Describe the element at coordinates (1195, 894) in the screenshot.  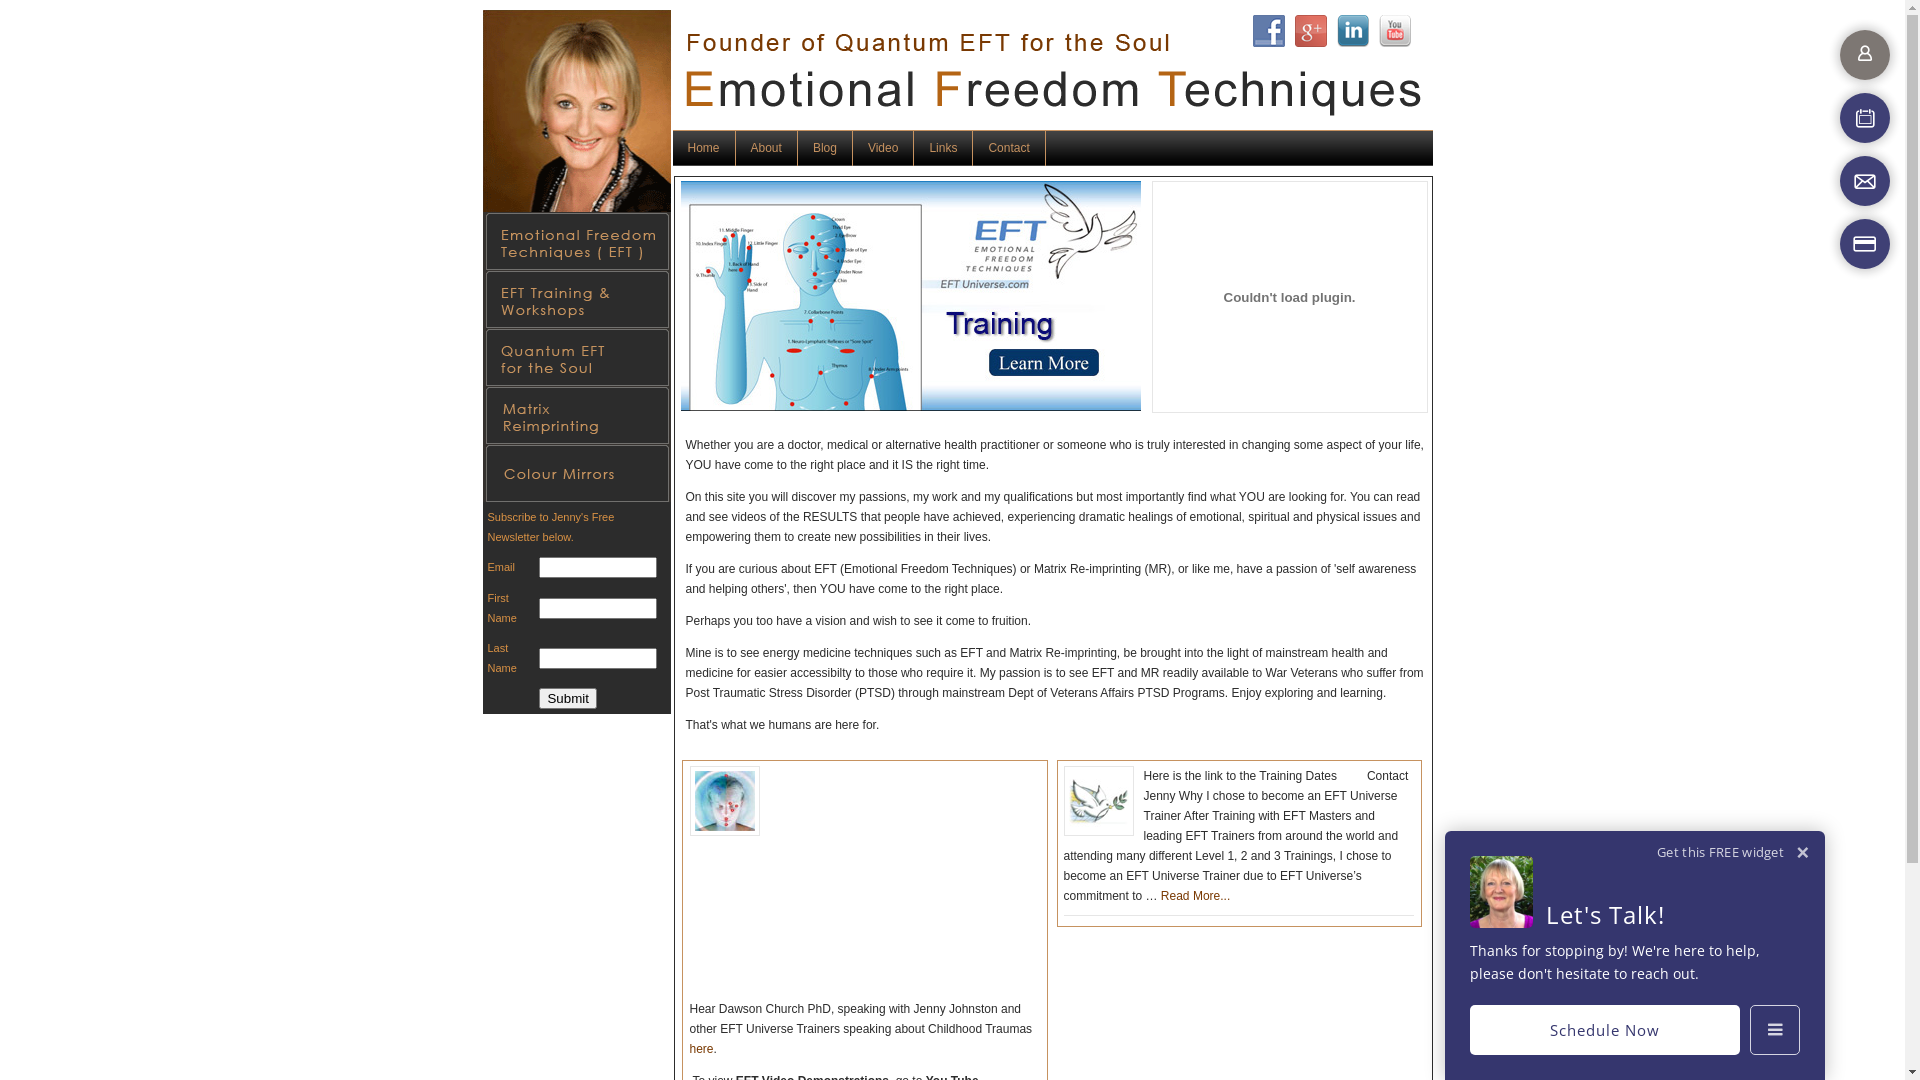
I see `'Read More...'` at that location.